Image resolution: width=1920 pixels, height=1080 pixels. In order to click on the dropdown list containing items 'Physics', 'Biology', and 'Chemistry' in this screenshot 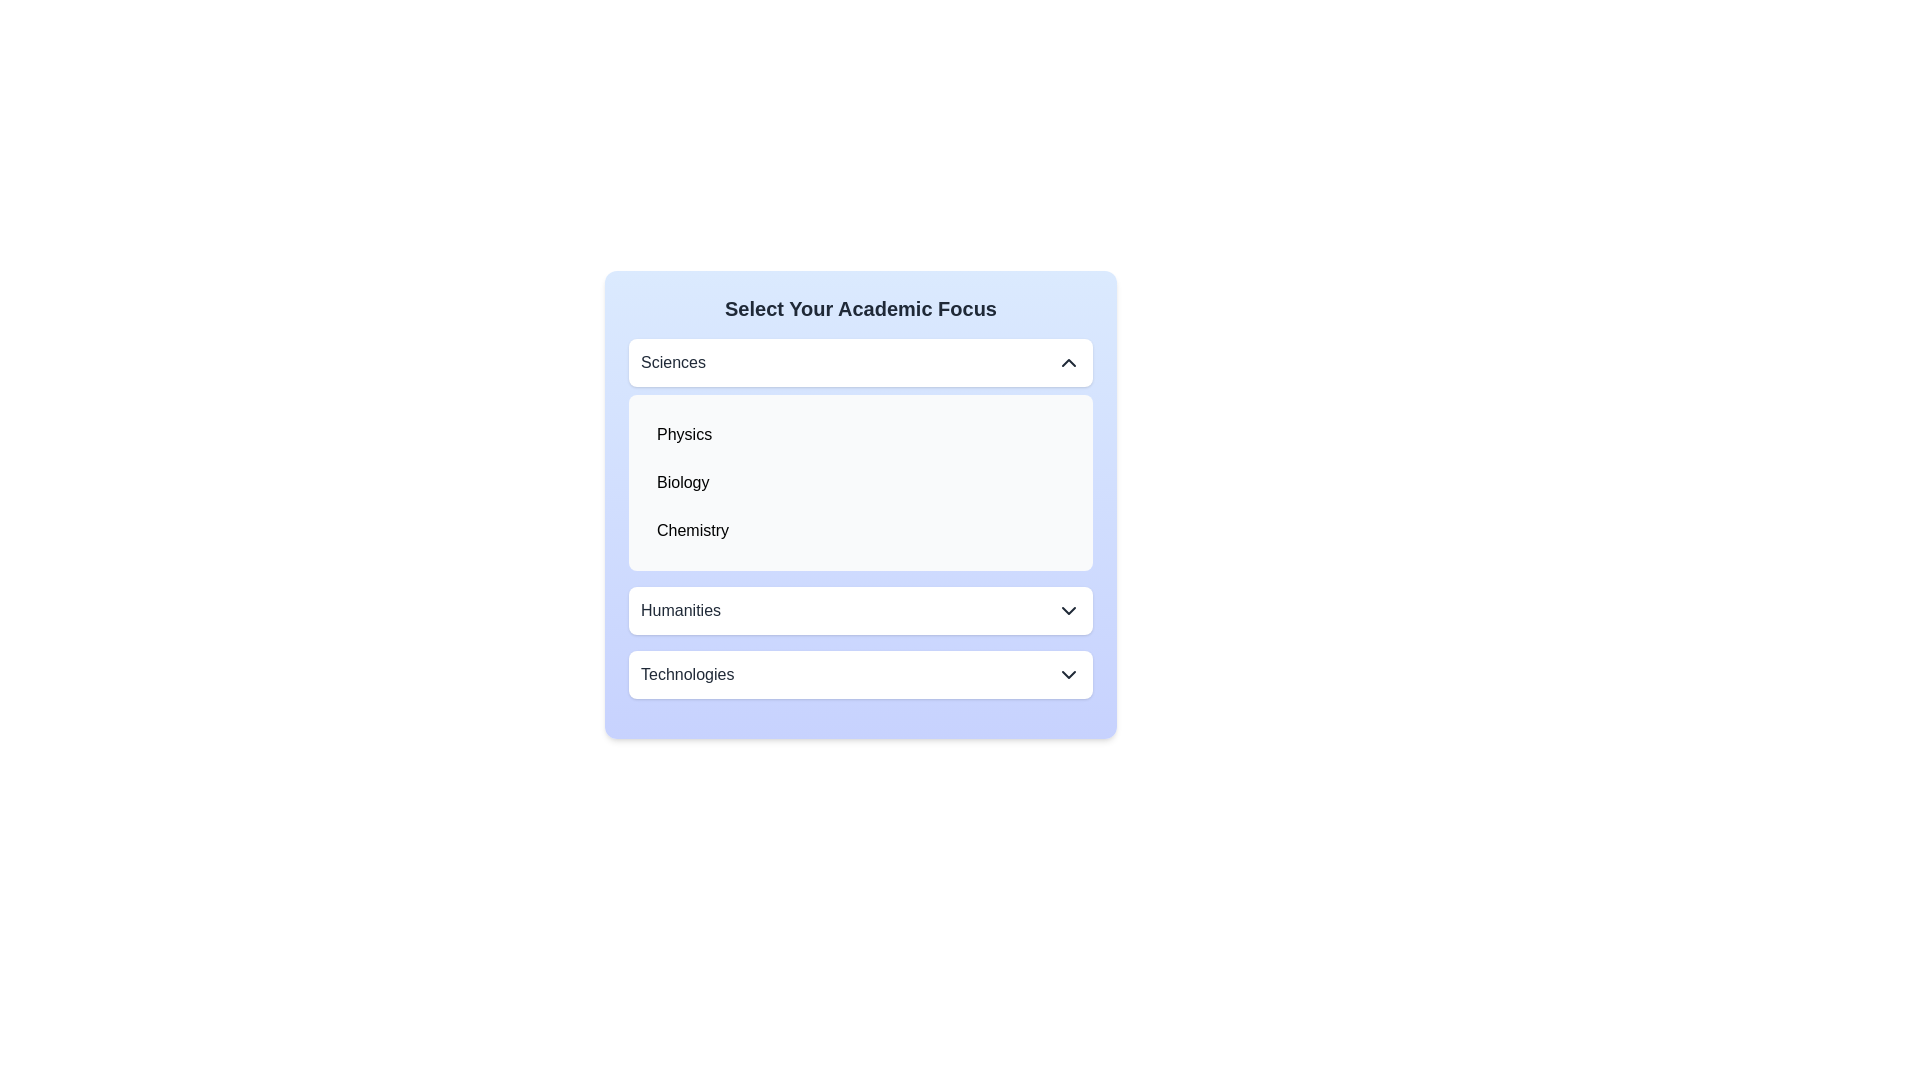, I will do `click(860, 482)`.